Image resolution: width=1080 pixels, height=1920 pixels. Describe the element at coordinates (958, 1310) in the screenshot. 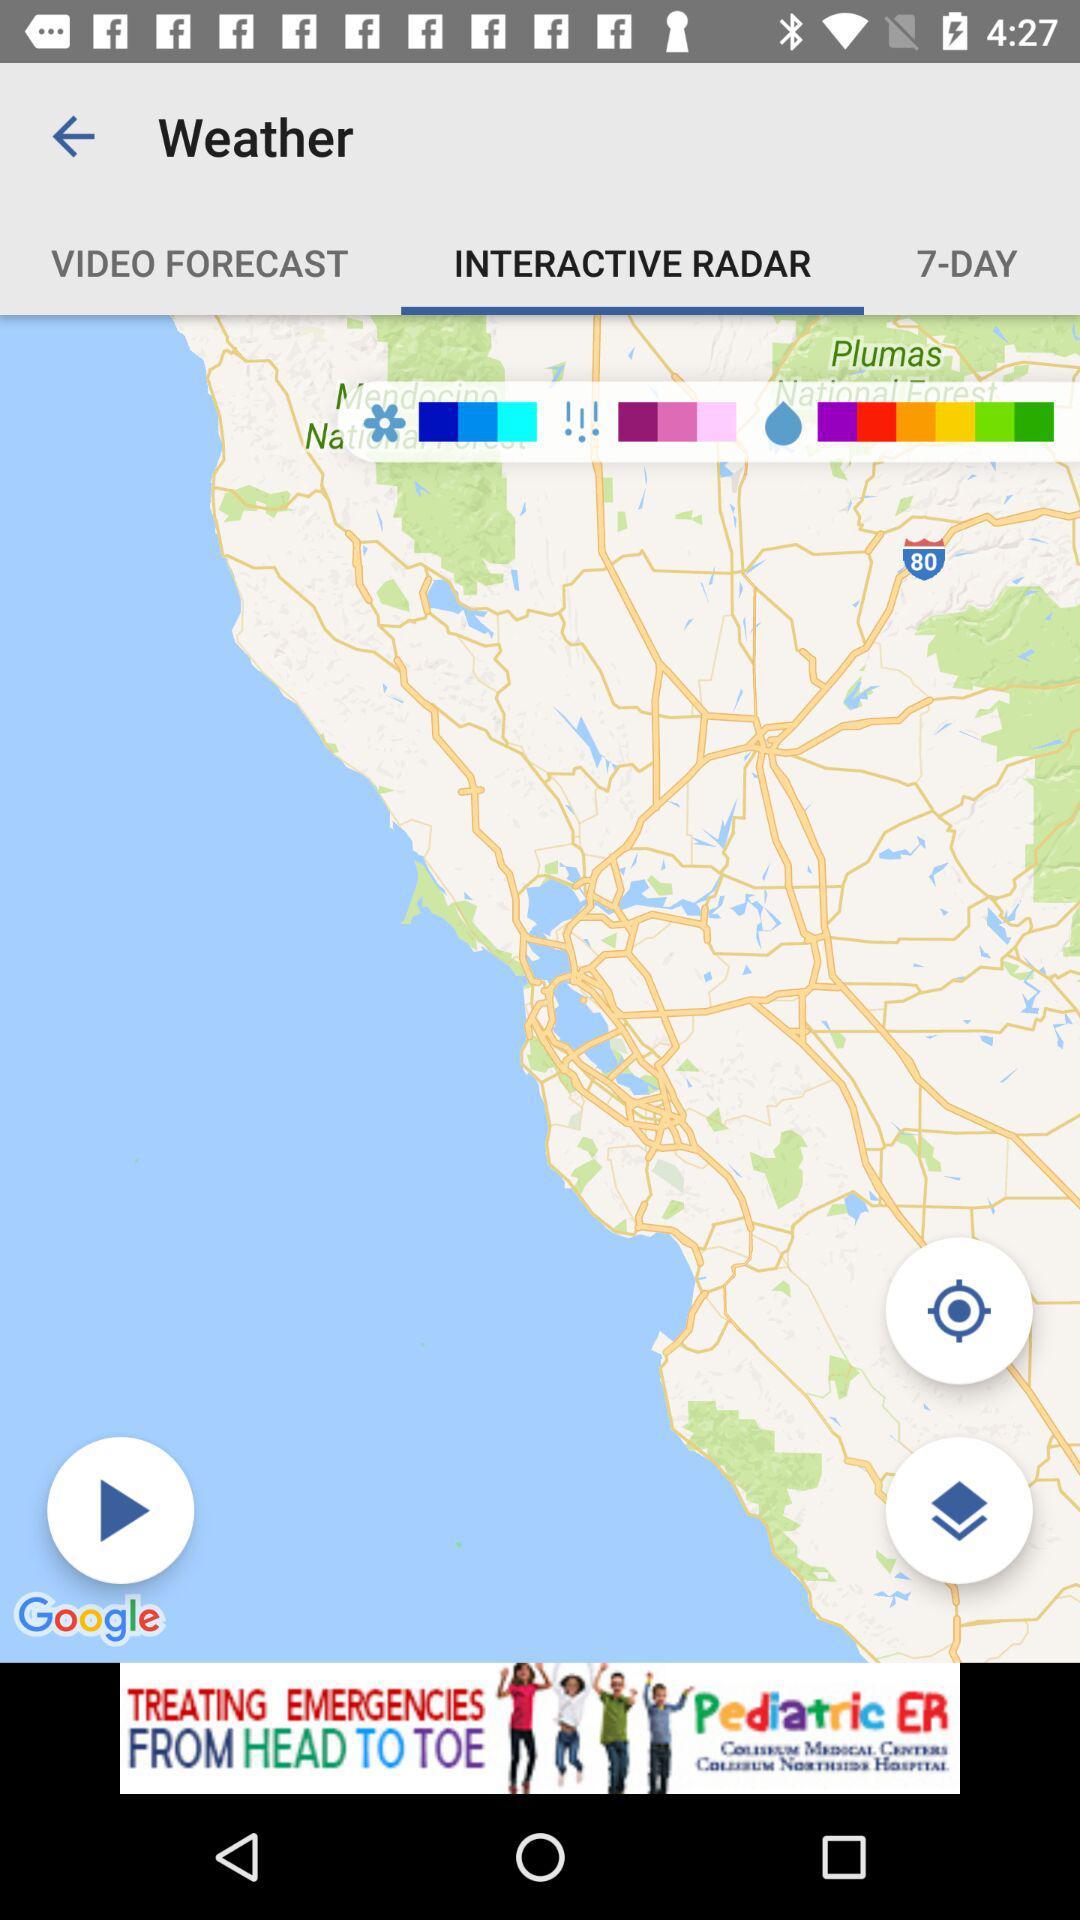

I see `the location_crosshair icon` at that location.